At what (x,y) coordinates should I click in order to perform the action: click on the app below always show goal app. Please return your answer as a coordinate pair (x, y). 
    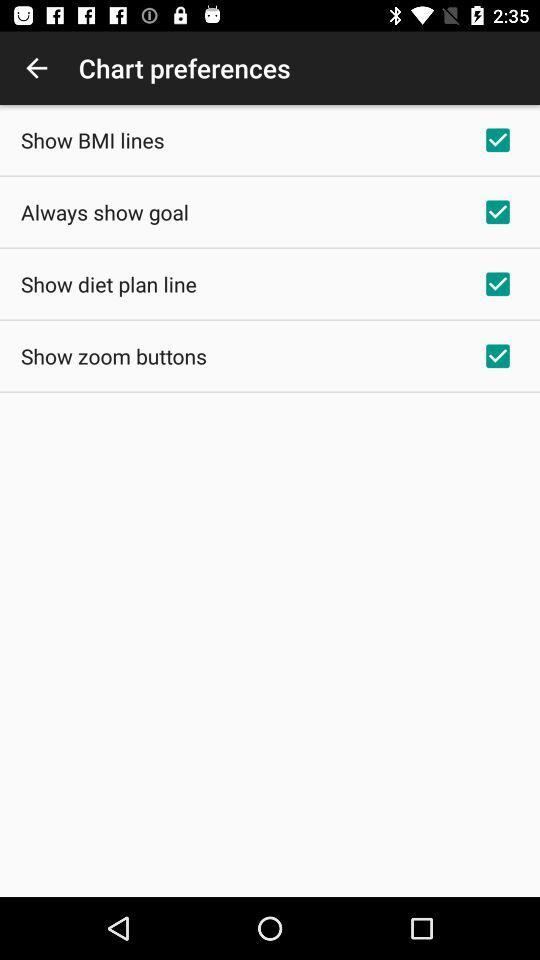
    Looking at the image, I should click on (108, 283).